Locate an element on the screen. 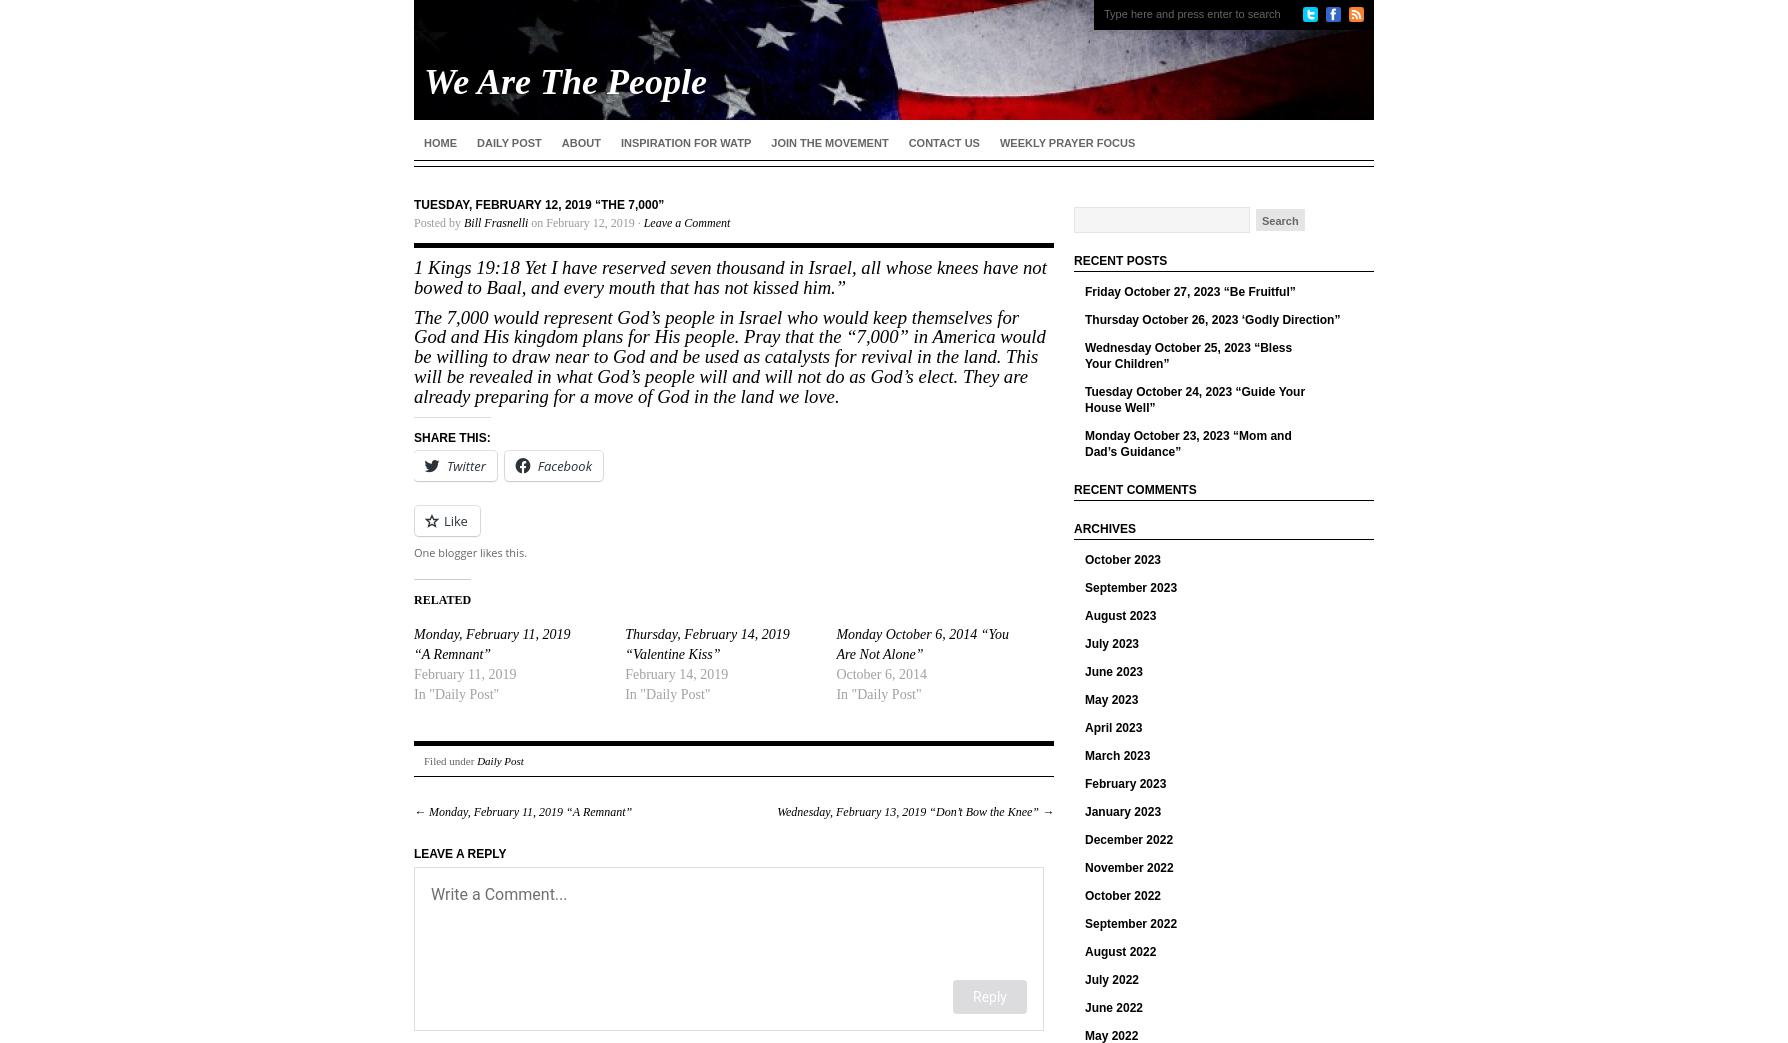 The height and width of the screenshot is (1043, 1788). 'Filed under' is located at coordinates (450, 759).